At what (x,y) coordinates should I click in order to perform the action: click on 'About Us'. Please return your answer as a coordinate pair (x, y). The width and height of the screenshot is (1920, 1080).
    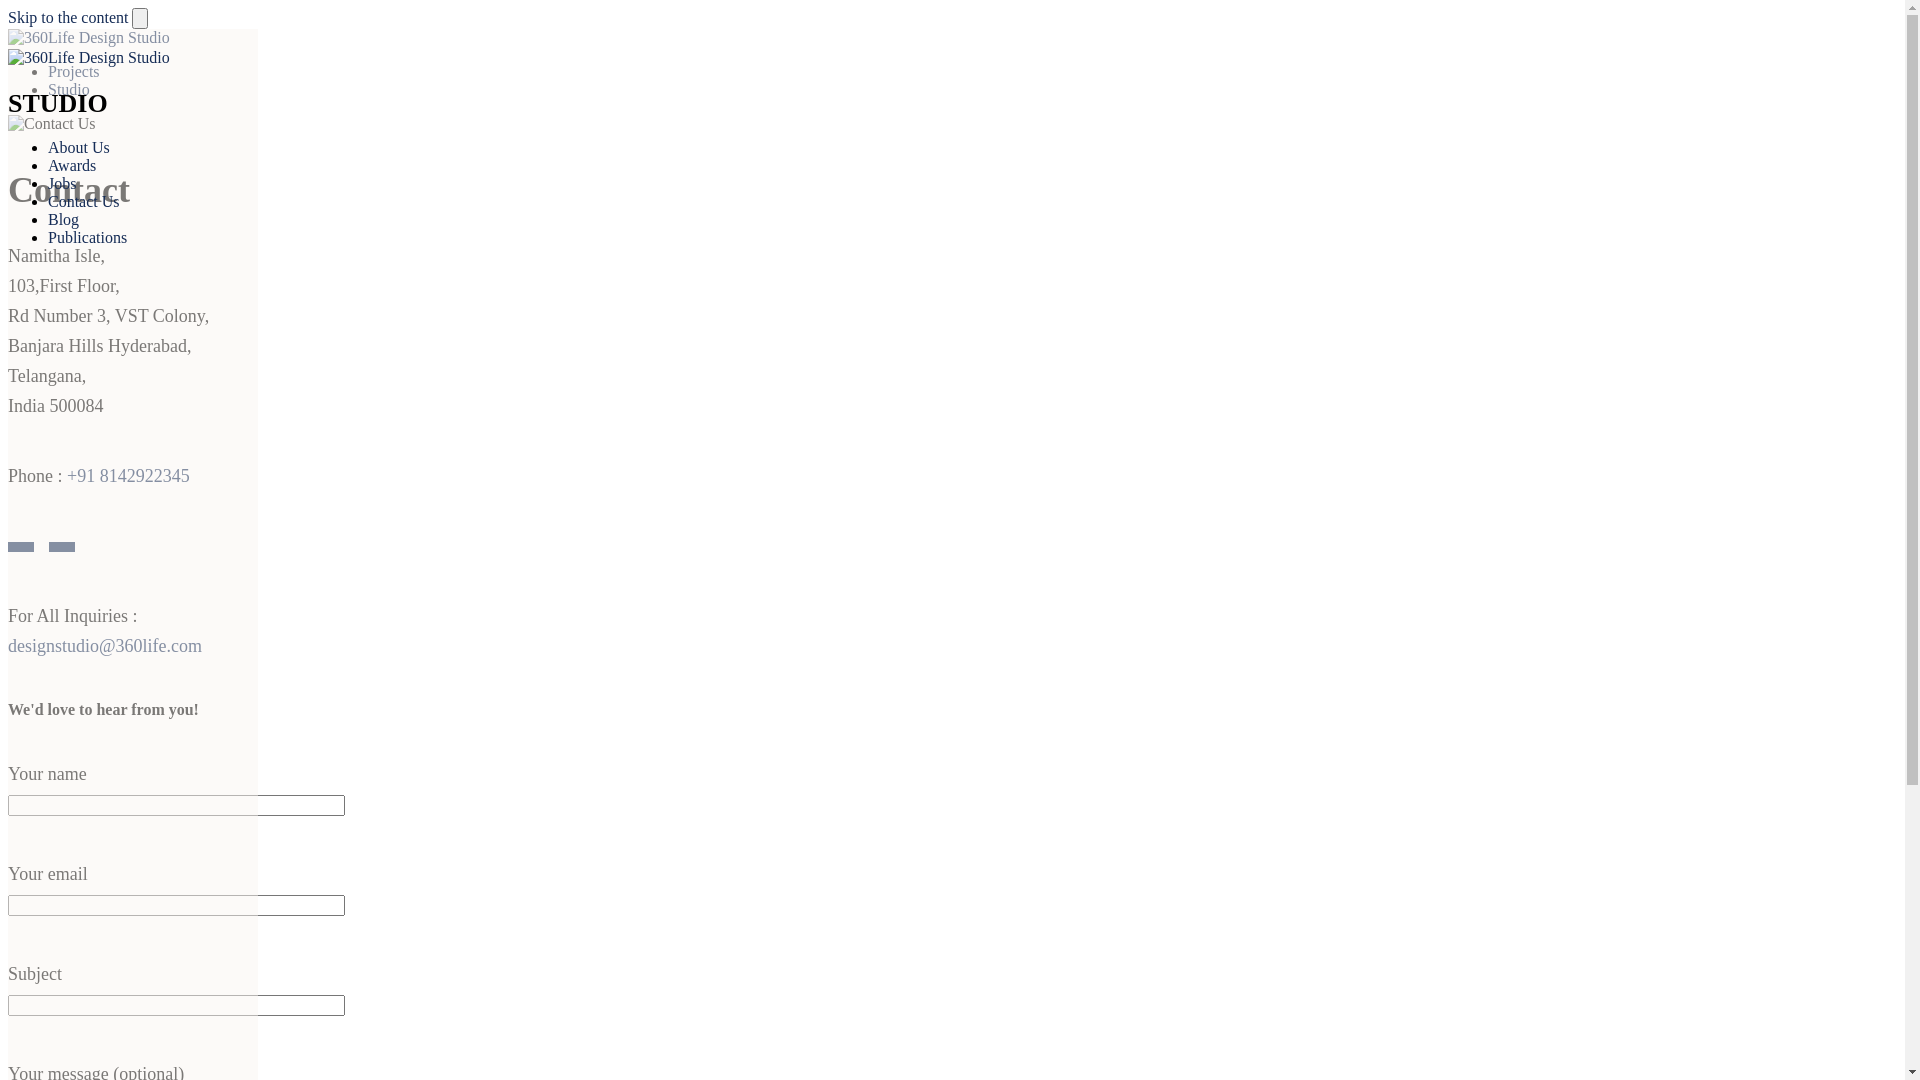
    Looking at the image, I should click on (48, 146).